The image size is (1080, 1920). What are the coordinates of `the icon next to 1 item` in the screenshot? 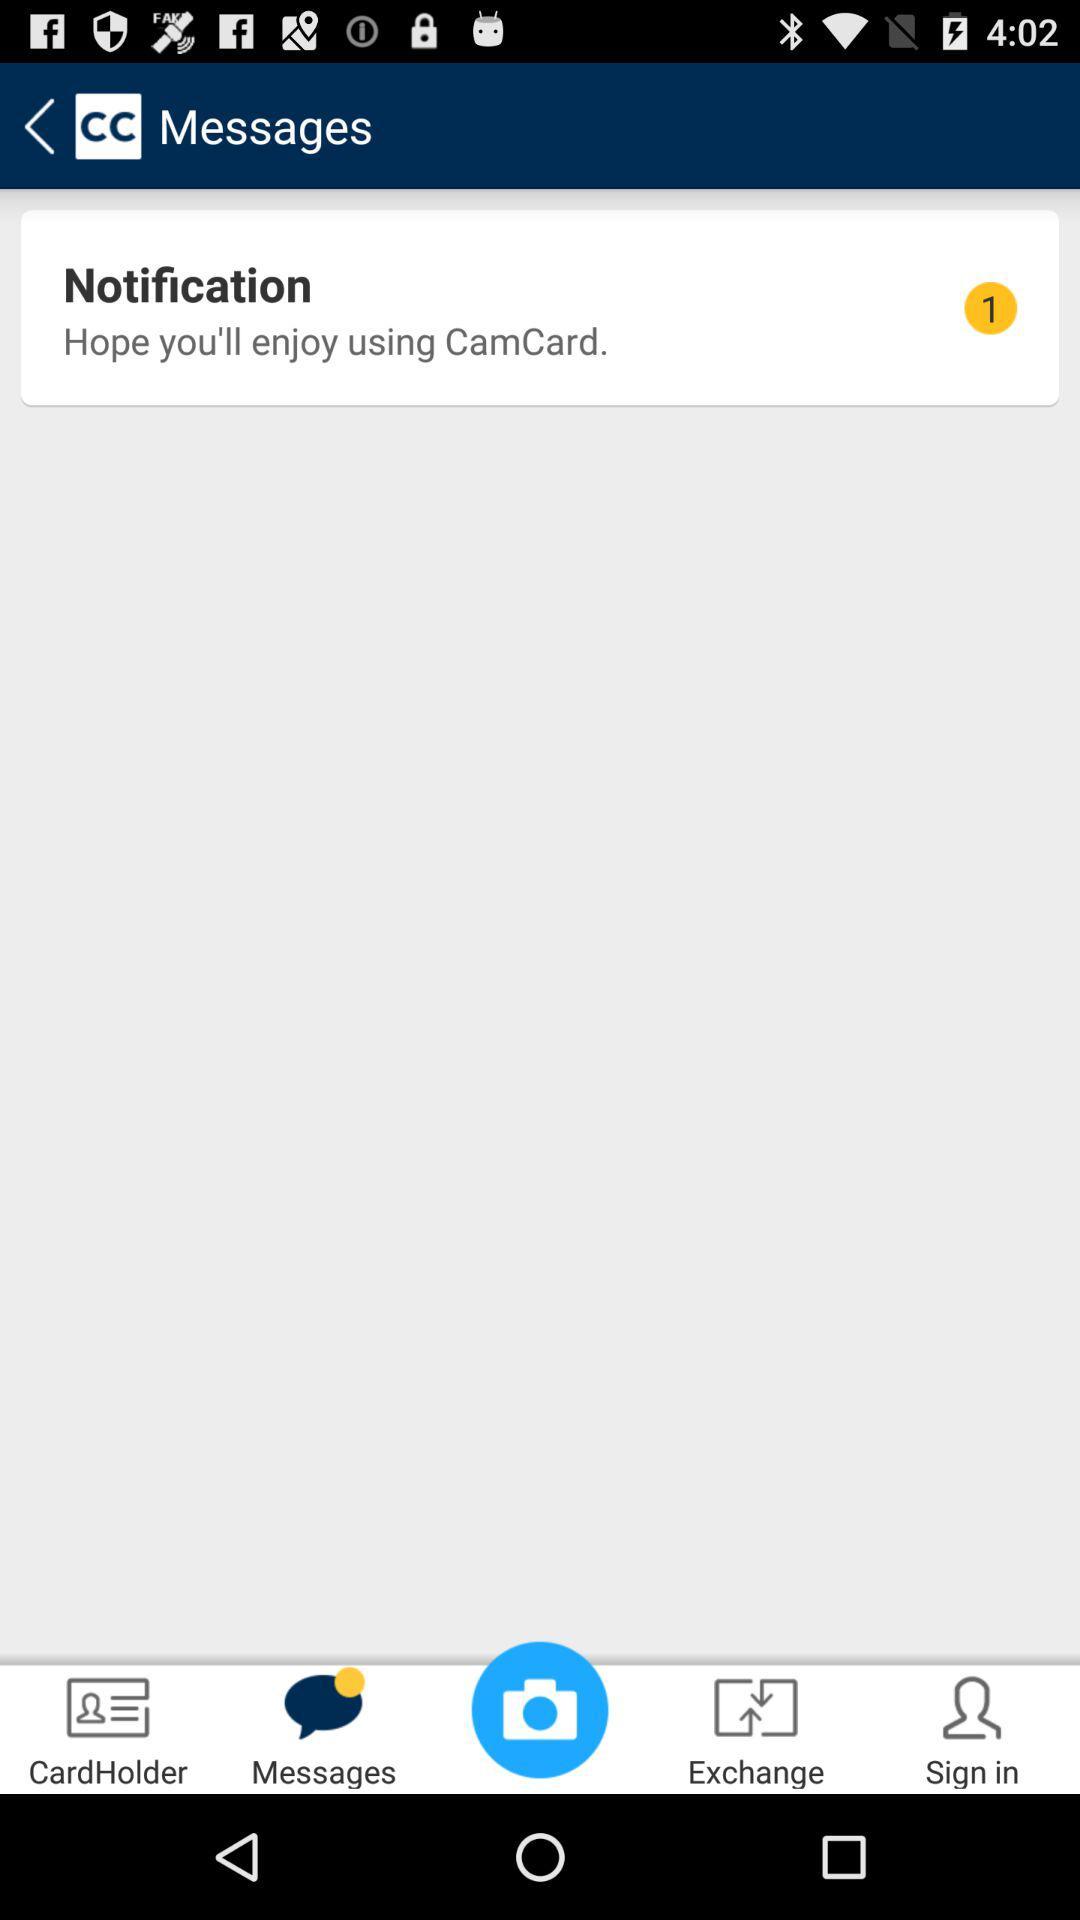 It's located at (334, 340).